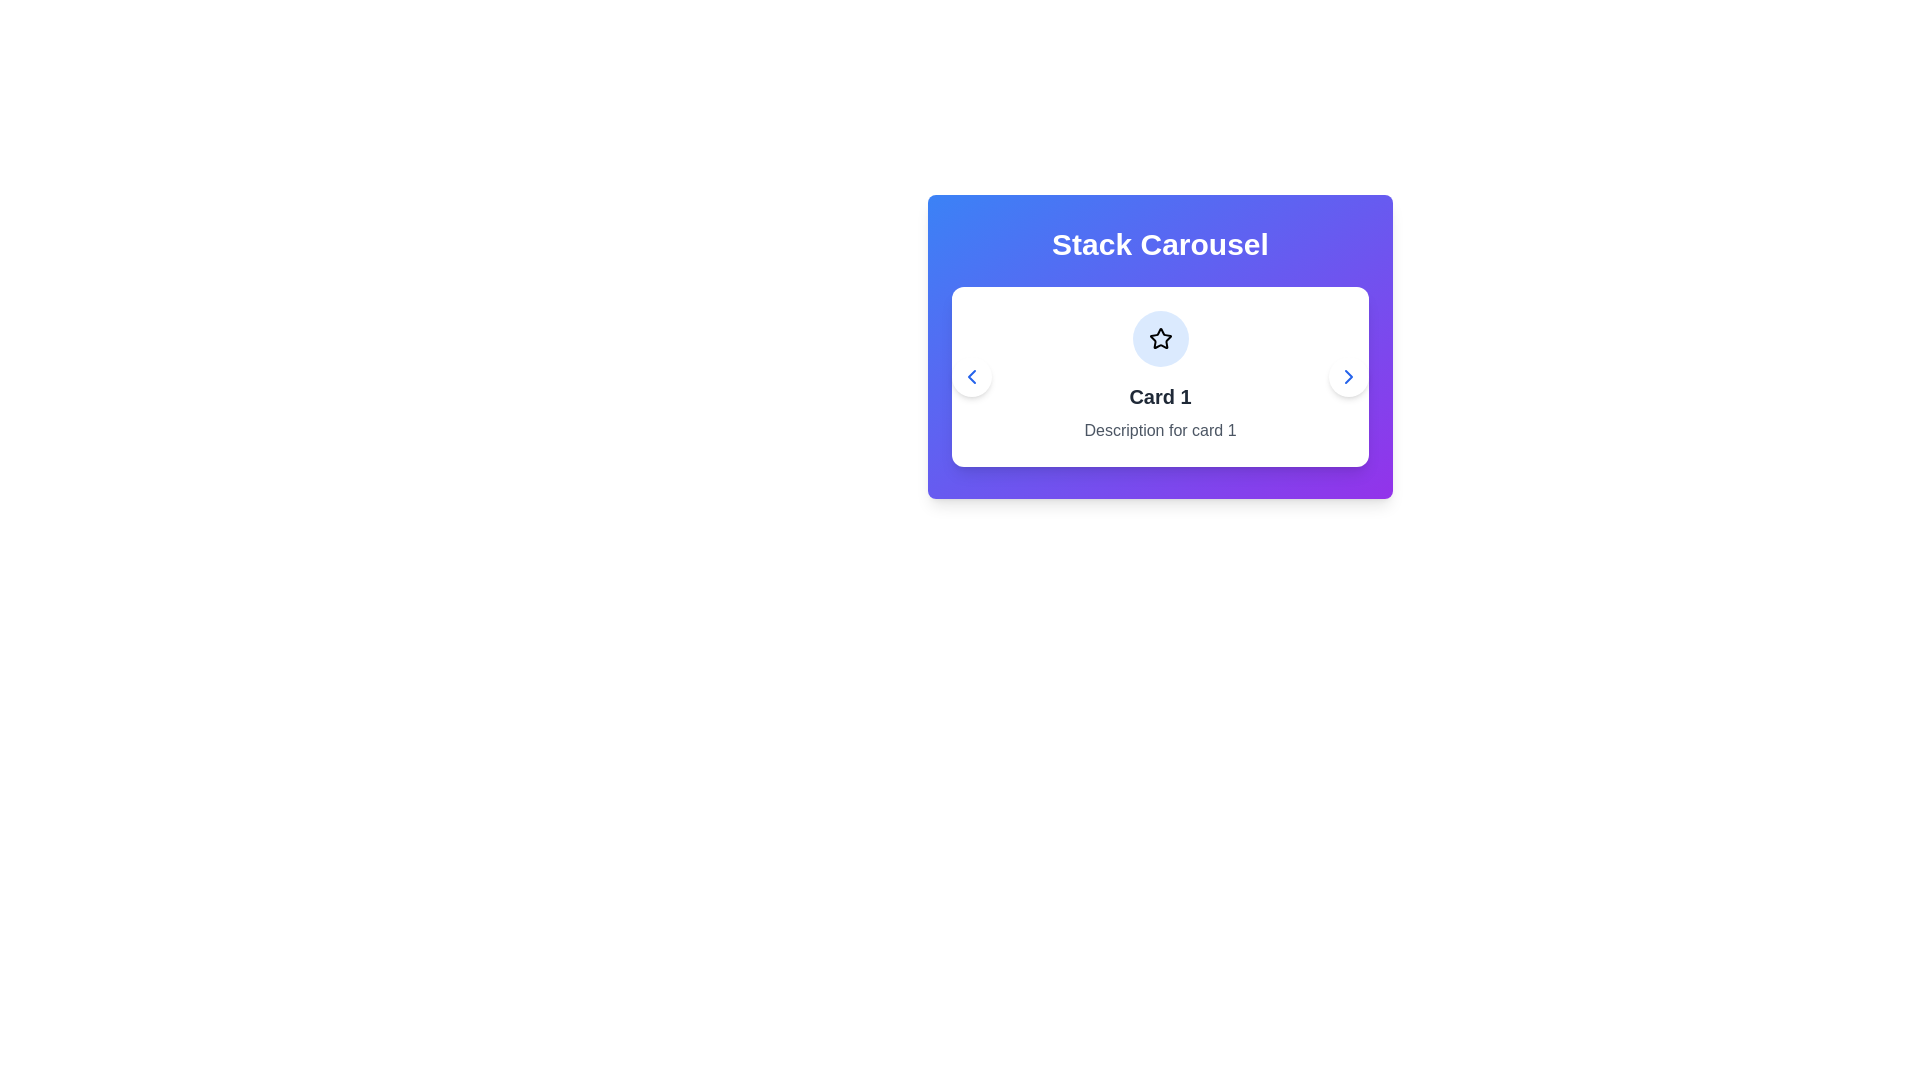 The height and width of the screenshot is (1080, 1920). Describe the element at coordinates (971, 377) in the screenshot. I see `the navigational button on the left side of the carousel, which is surrounded by a circular white background, to move to the previous item in the carousel` at that location.